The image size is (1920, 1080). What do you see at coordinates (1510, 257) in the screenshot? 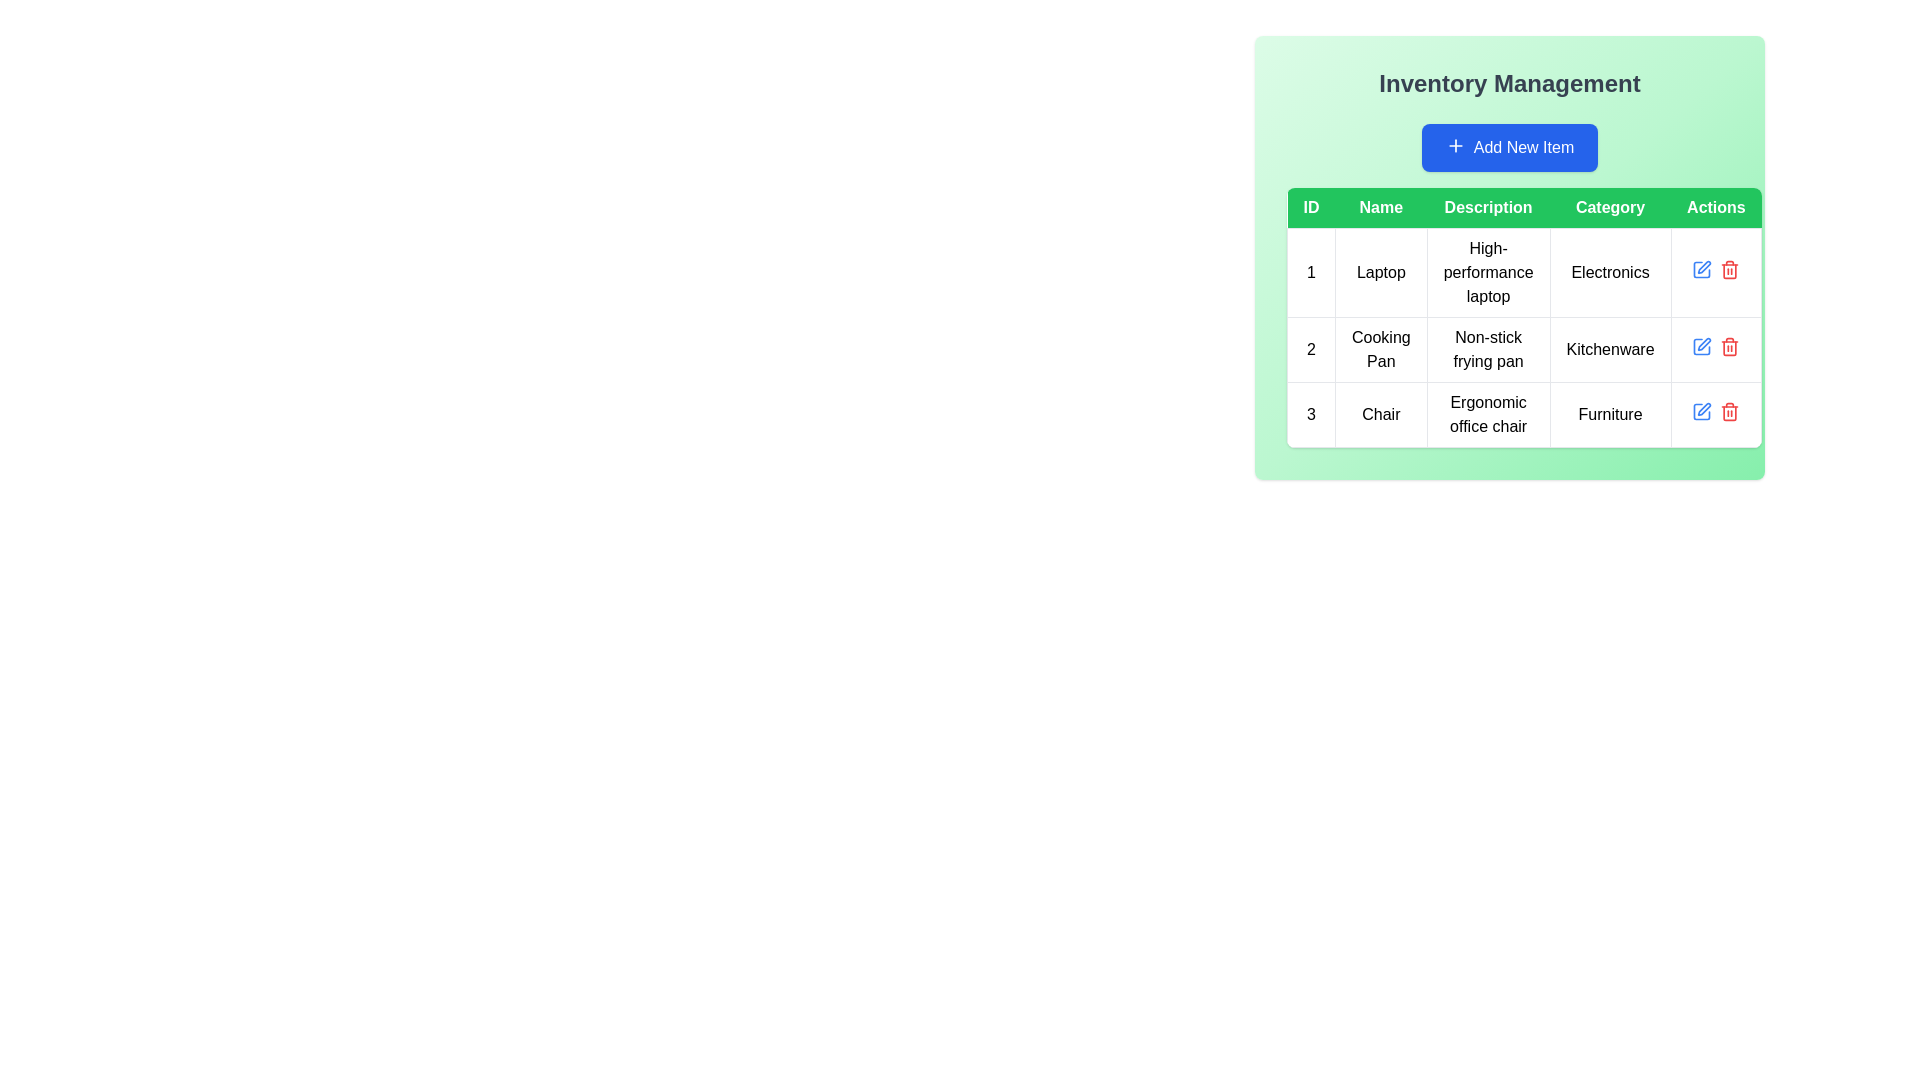
I see `the Text display cell that provides a brief description of the product 'Laptop', located in the first row under the 'Description' header` at bounding box center [1510, 257].